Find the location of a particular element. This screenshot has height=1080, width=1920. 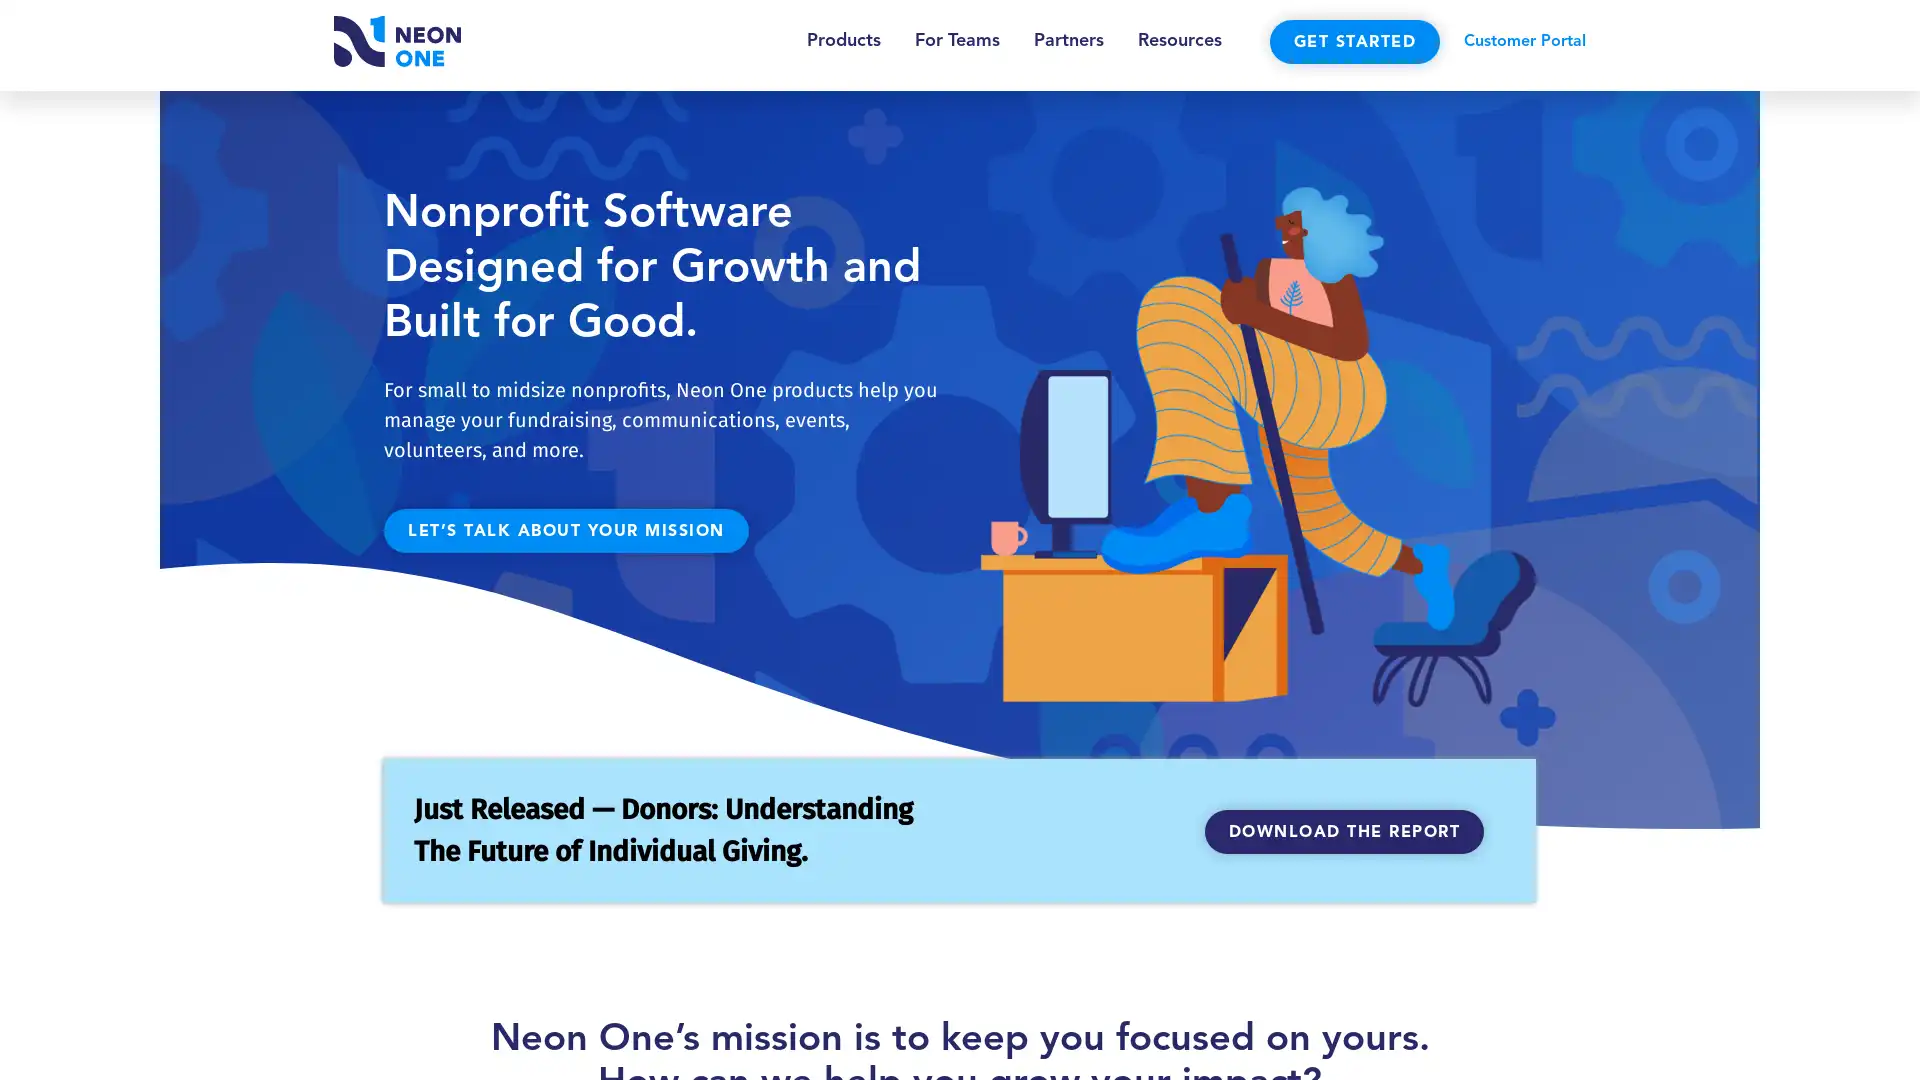

For Teams is located at coordinates (955, 41).